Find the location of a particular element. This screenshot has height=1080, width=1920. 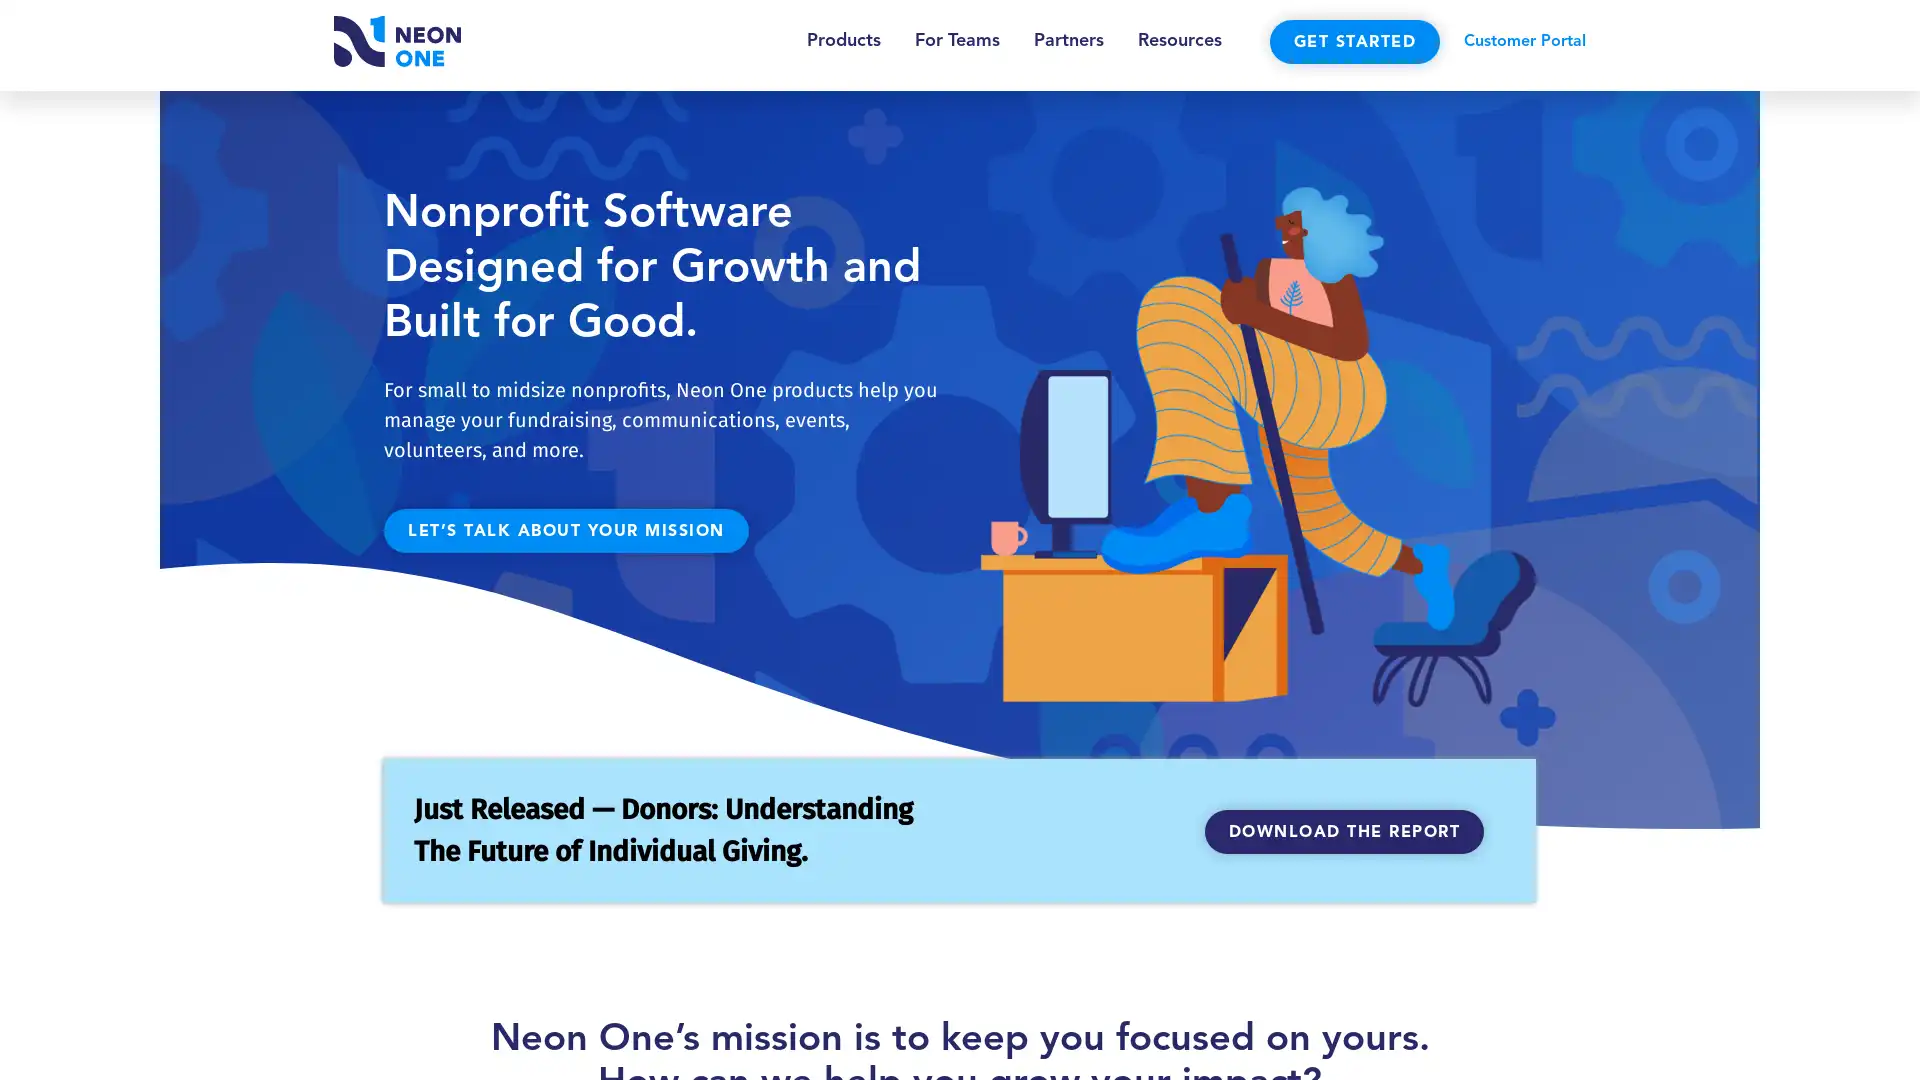

For Teams is located at coordinates (955, 41).